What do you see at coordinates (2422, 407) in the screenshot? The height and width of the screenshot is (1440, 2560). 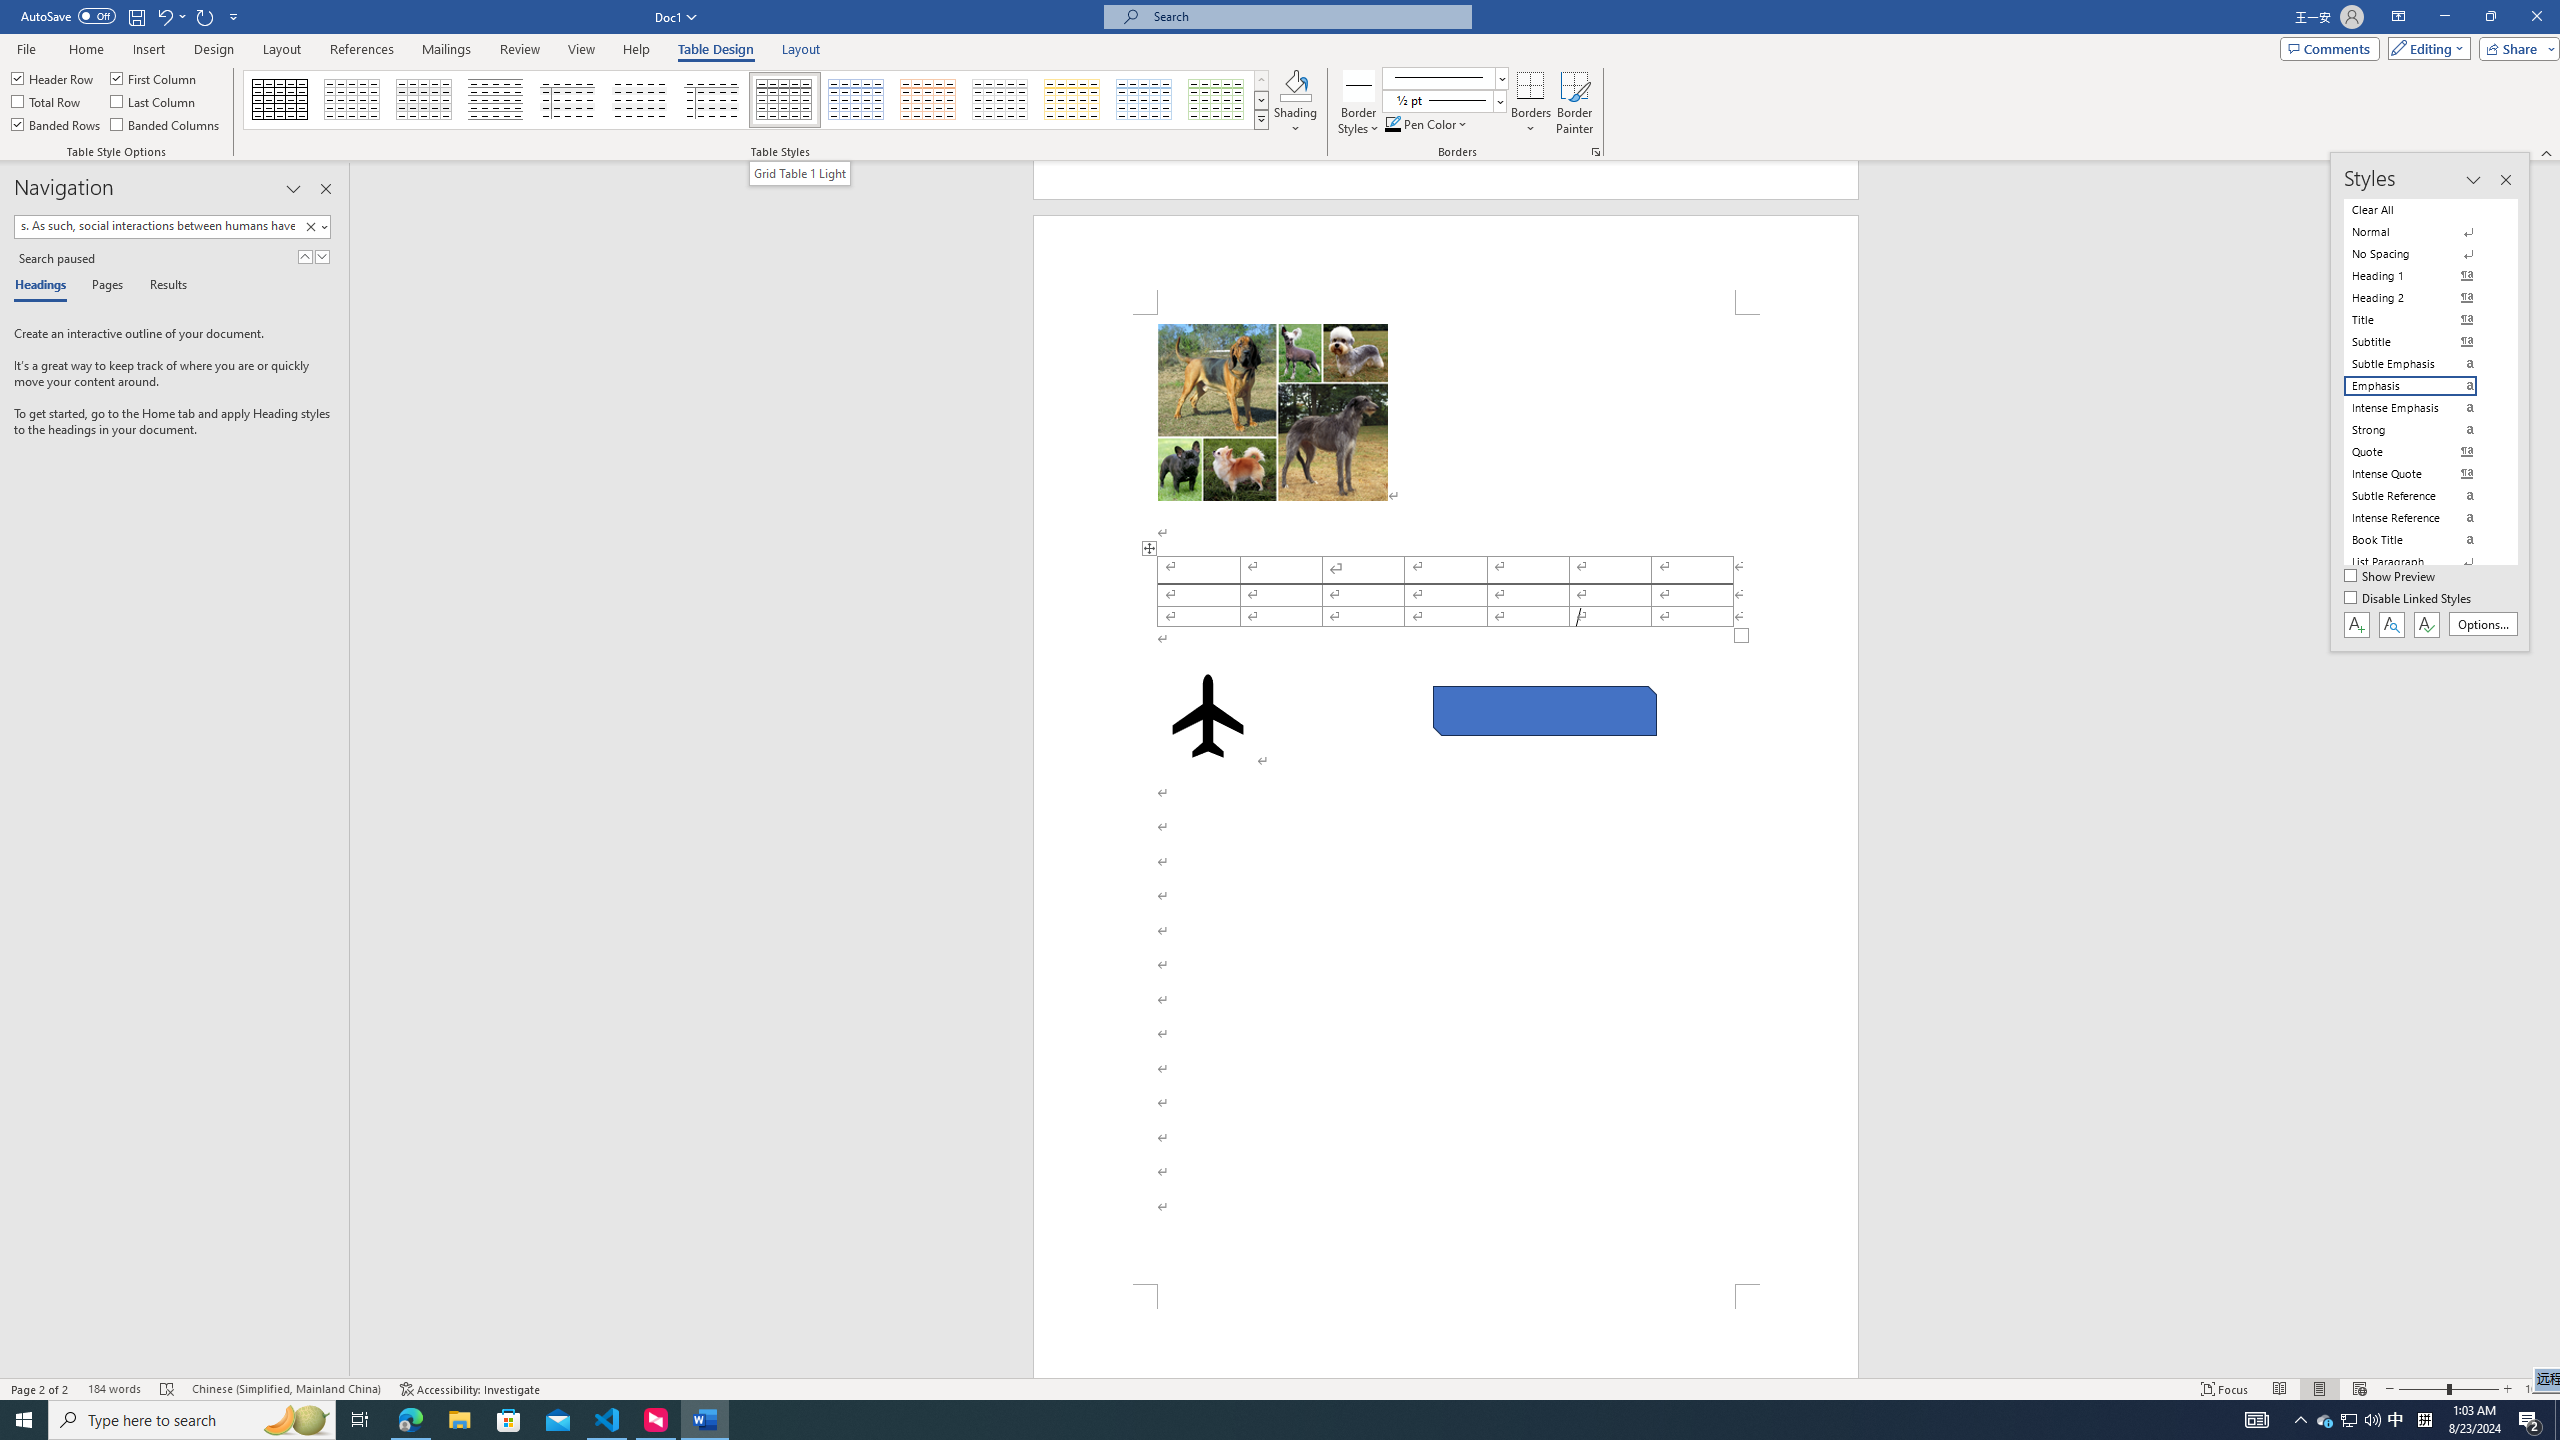 I see `'Intense Emphasis'` at bounding box center [2422, 407].